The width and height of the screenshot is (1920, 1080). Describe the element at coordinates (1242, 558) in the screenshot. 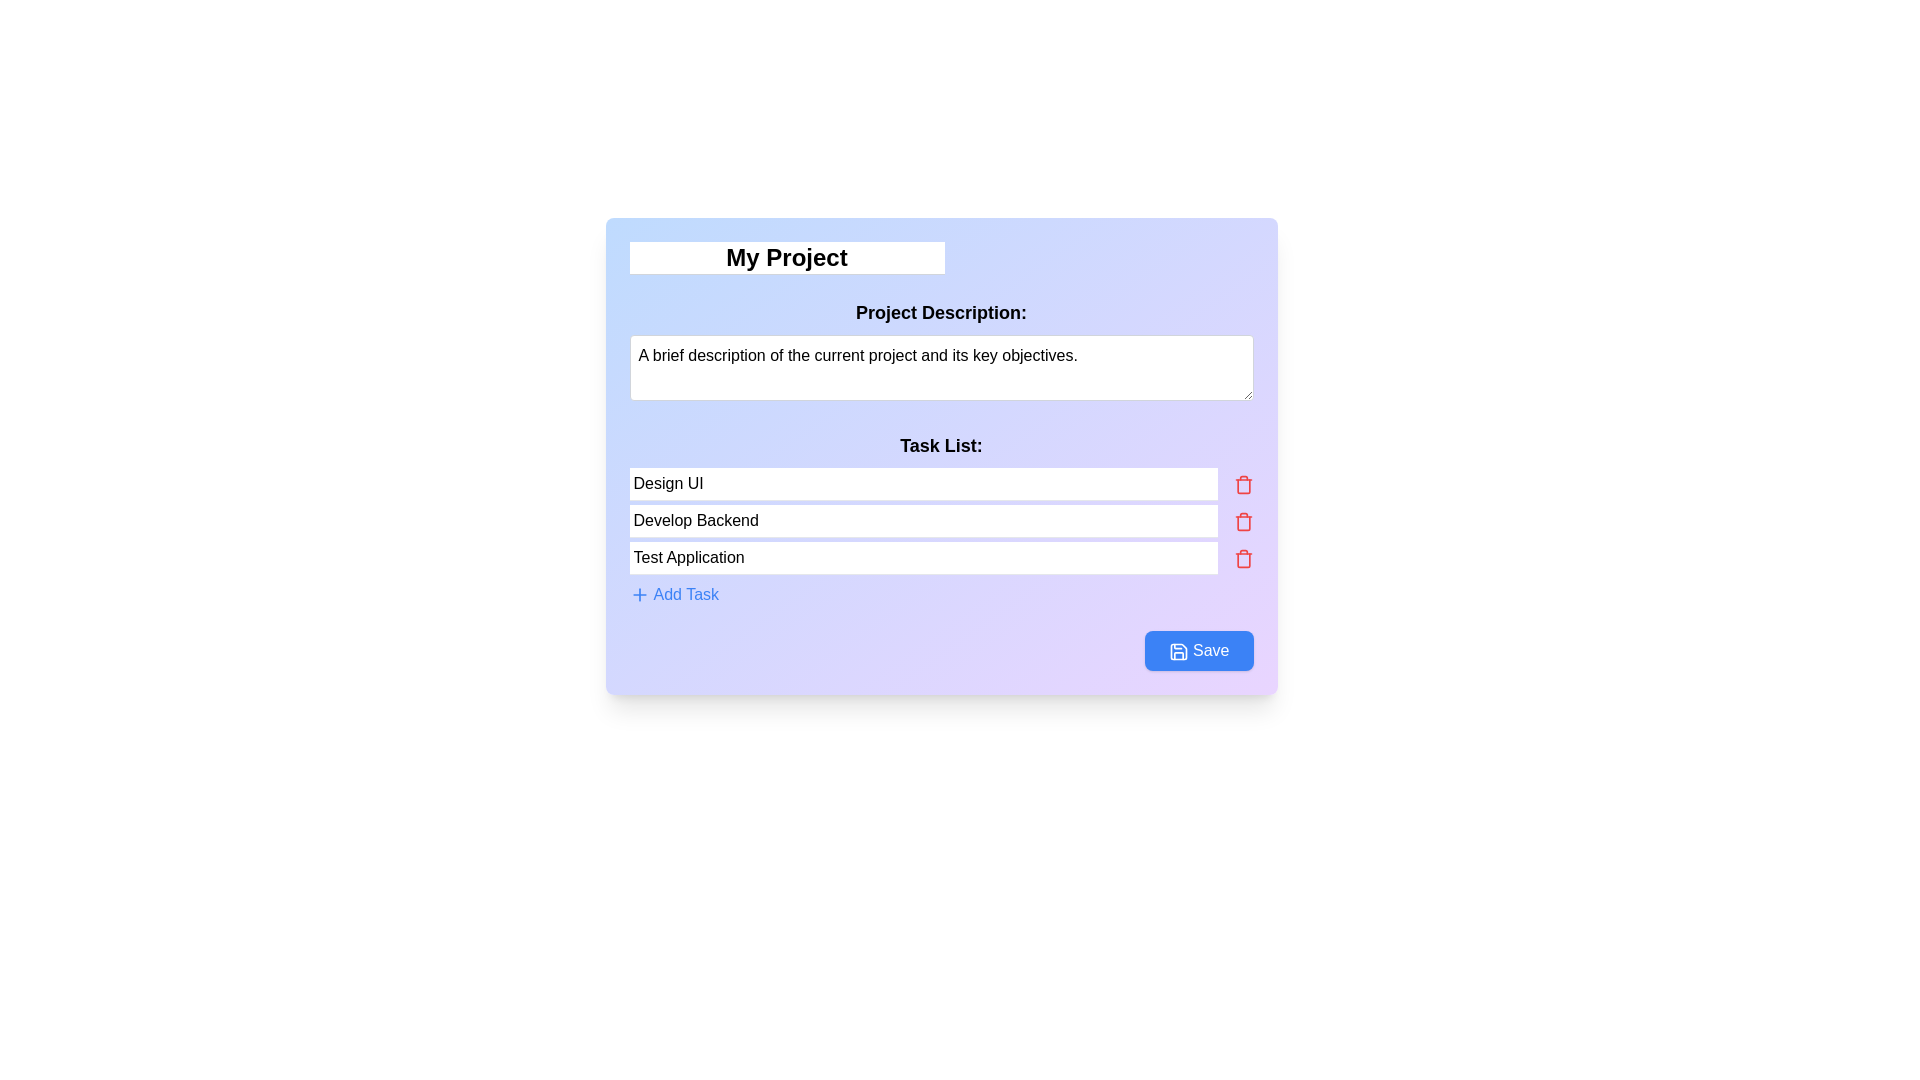

I see `the delete button icon located to the right of the 'Test Application' input field` at that location.